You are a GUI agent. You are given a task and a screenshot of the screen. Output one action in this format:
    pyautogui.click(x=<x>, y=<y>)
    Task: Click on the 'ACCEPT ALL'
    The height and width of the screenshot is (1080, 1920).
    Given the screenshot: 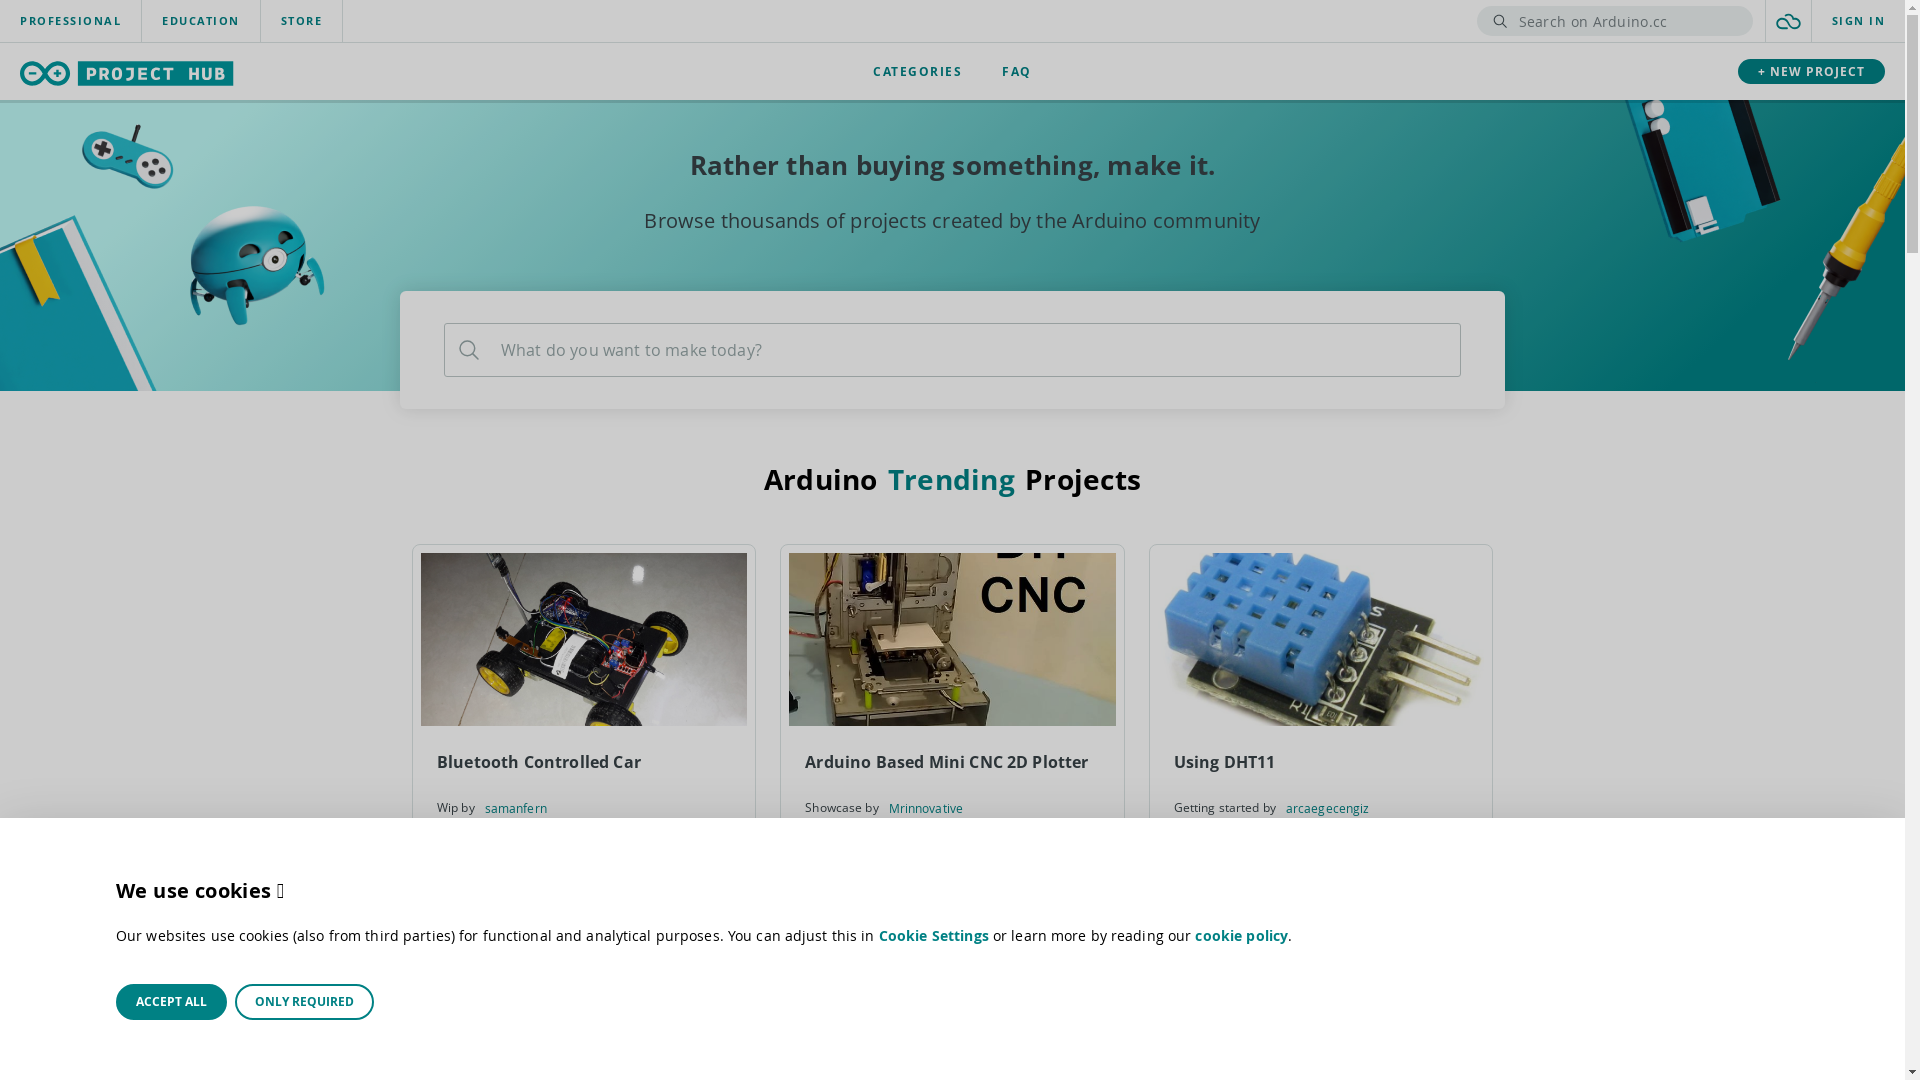 What is the action you would take?
    pyautogui.click(x=171, y=1002)
    